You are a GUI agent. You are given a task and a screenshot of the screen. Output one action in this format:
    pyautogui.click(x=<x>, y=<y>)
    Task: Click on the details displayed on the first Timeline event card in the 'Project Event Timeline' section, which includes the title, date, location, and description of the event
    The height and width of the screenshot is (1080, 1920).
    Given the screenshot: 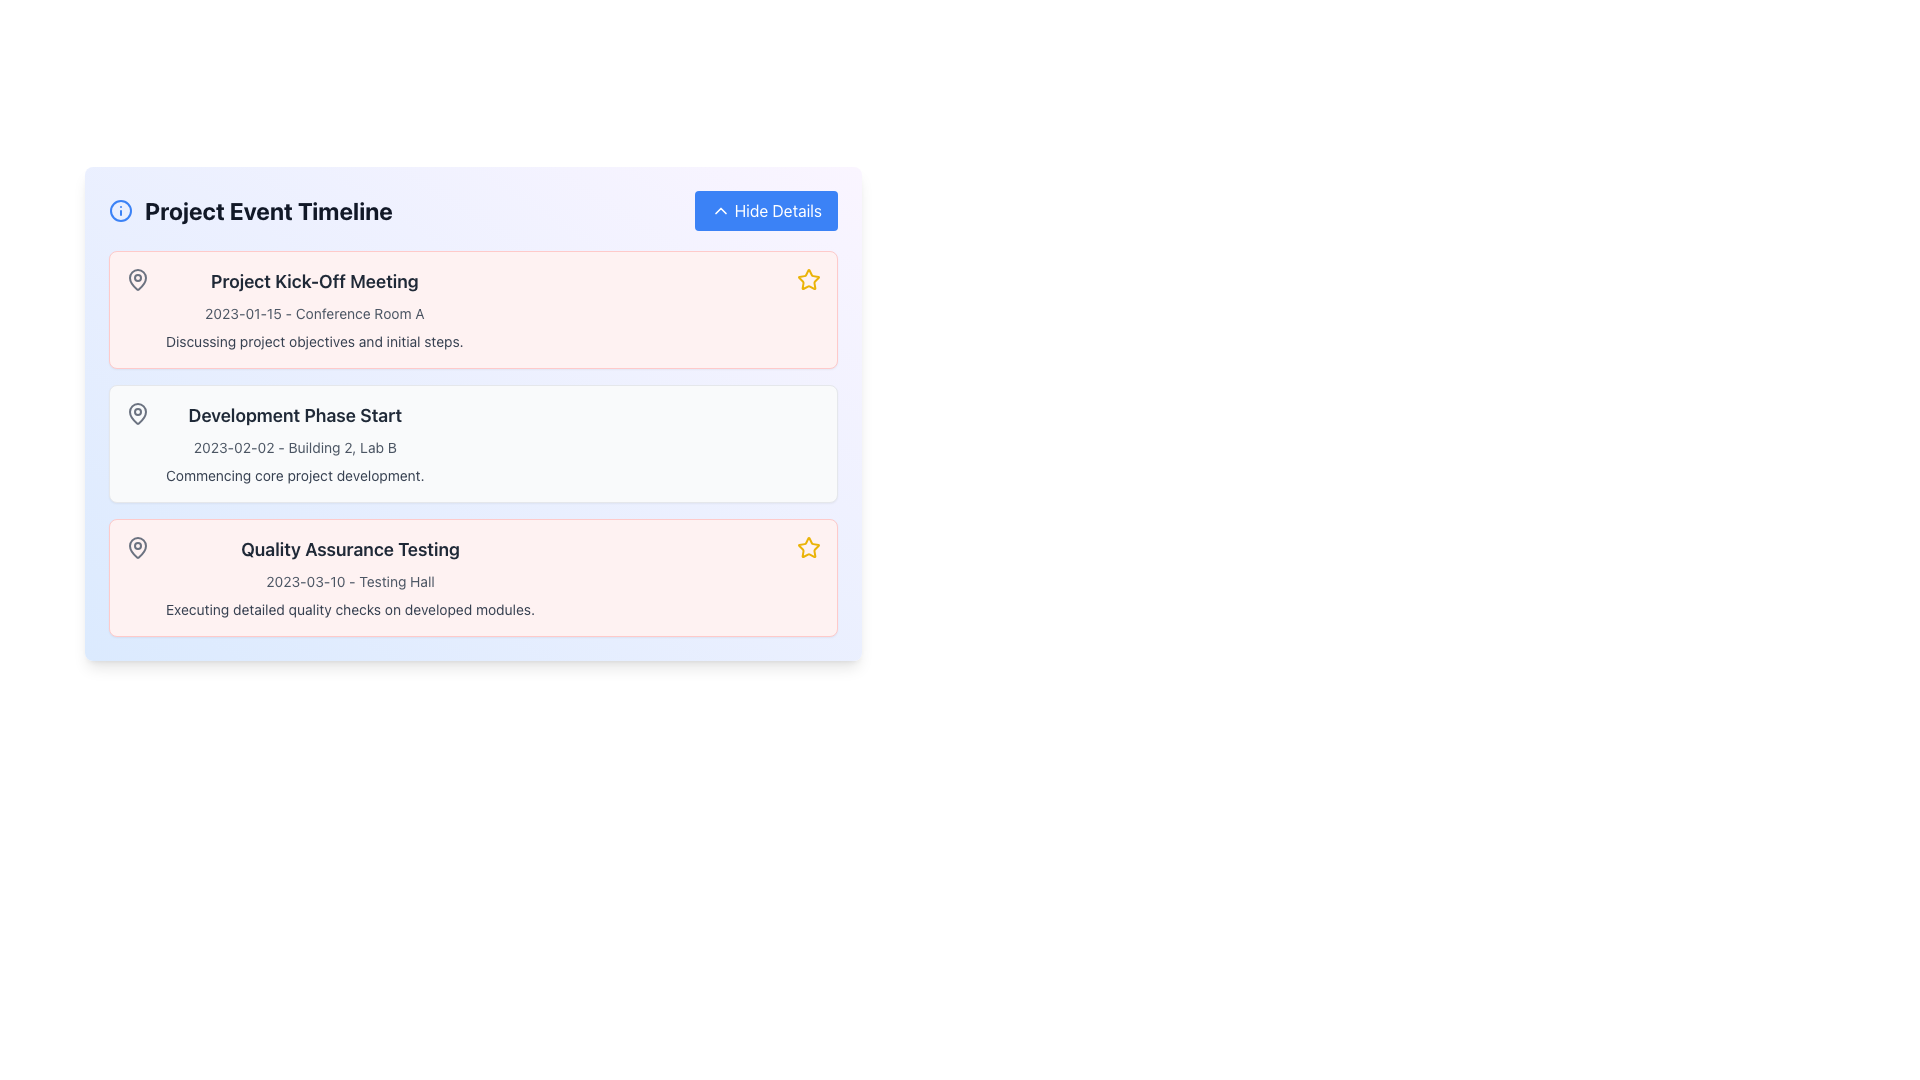 What is the action you would take?
    pyautogui.click(x=472, y=309)
    